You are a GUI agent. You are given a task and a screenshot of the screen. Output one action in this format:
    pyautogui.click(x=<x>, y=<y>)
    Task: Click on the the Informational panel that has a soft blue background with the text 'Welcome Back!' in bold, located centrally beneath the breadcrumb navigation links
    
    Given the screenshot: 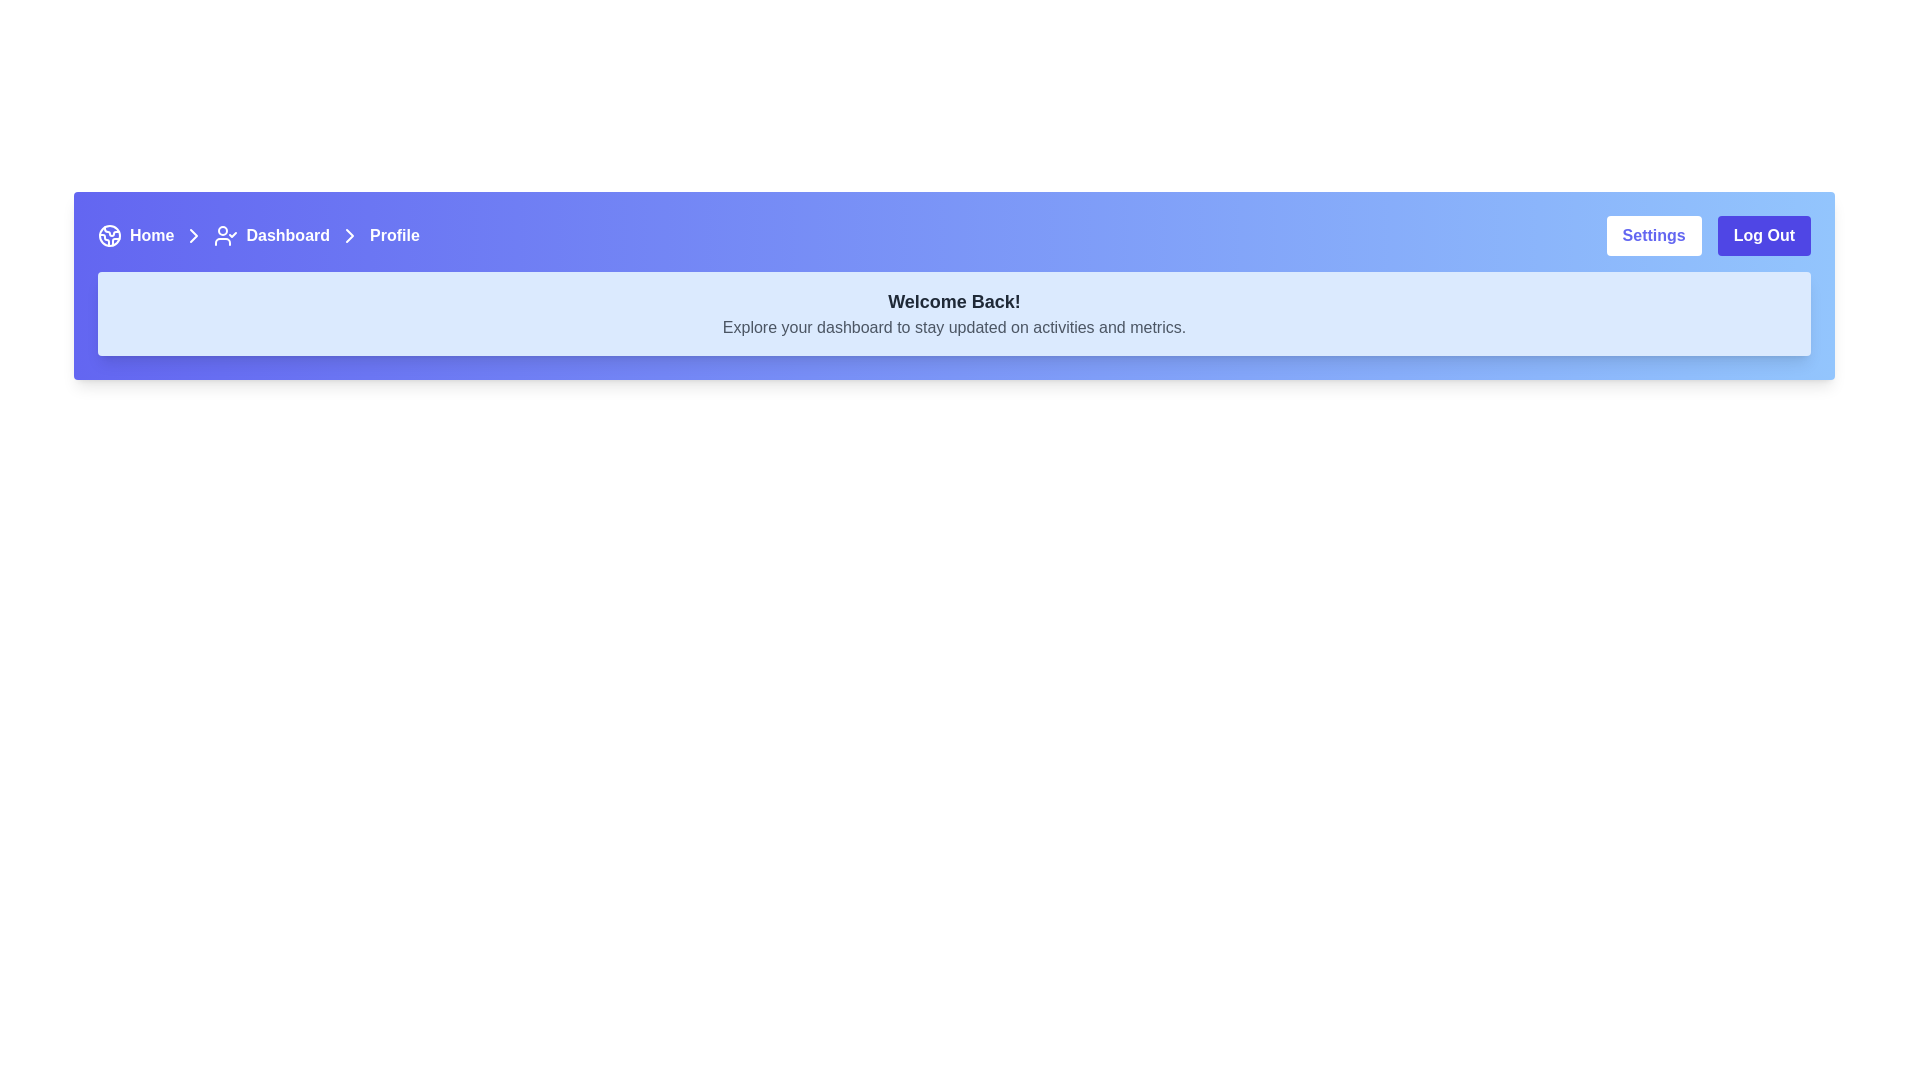 What is the action you would take?
    pyautogui.click(x=953, y=313)
    